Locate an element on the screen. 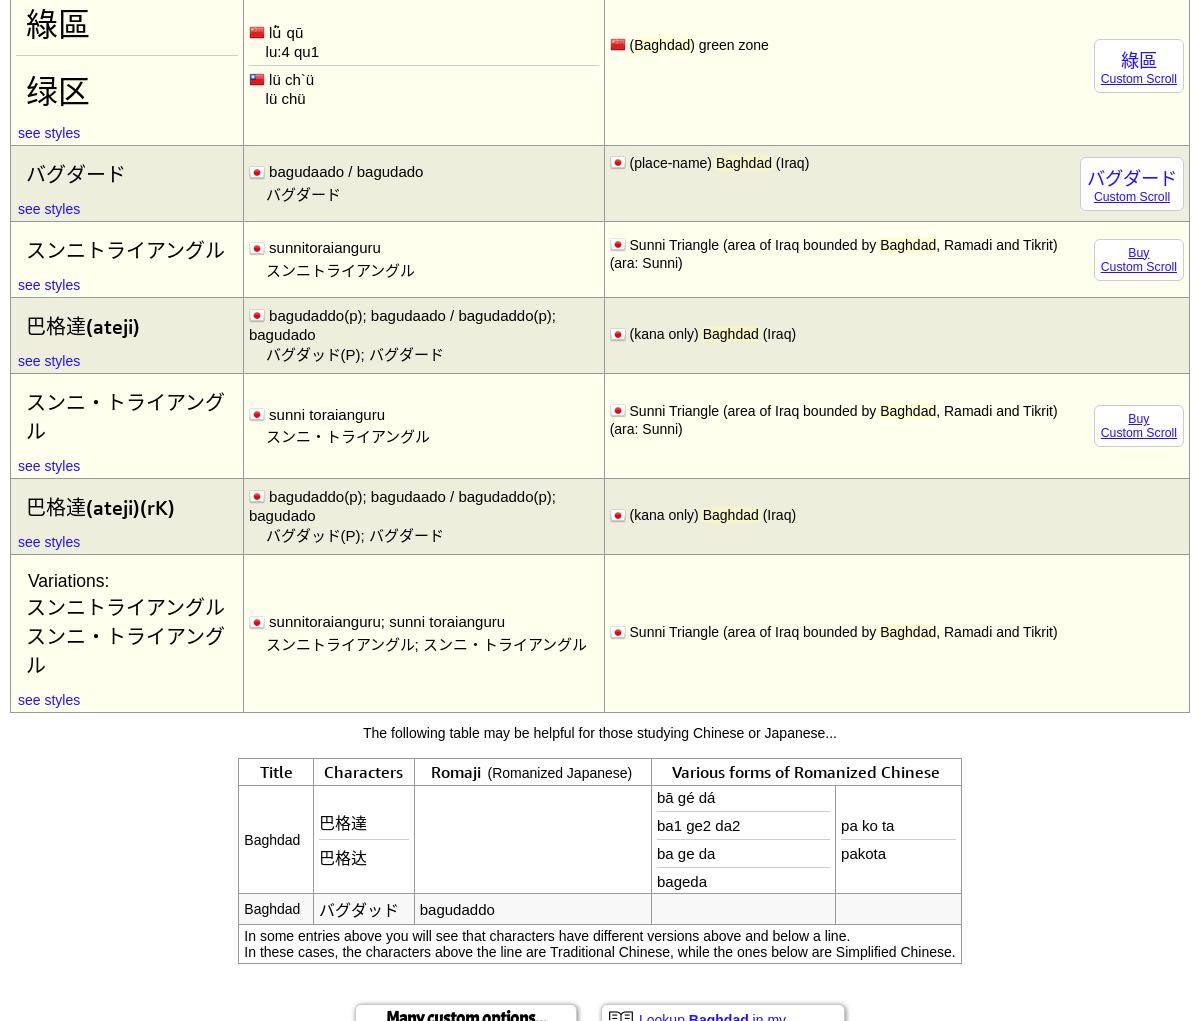 This screenshot has height=1021, width=1200. 'The following table may be helpful for those studying Chinese or Japanese...' is located at coordinates (598, 731).